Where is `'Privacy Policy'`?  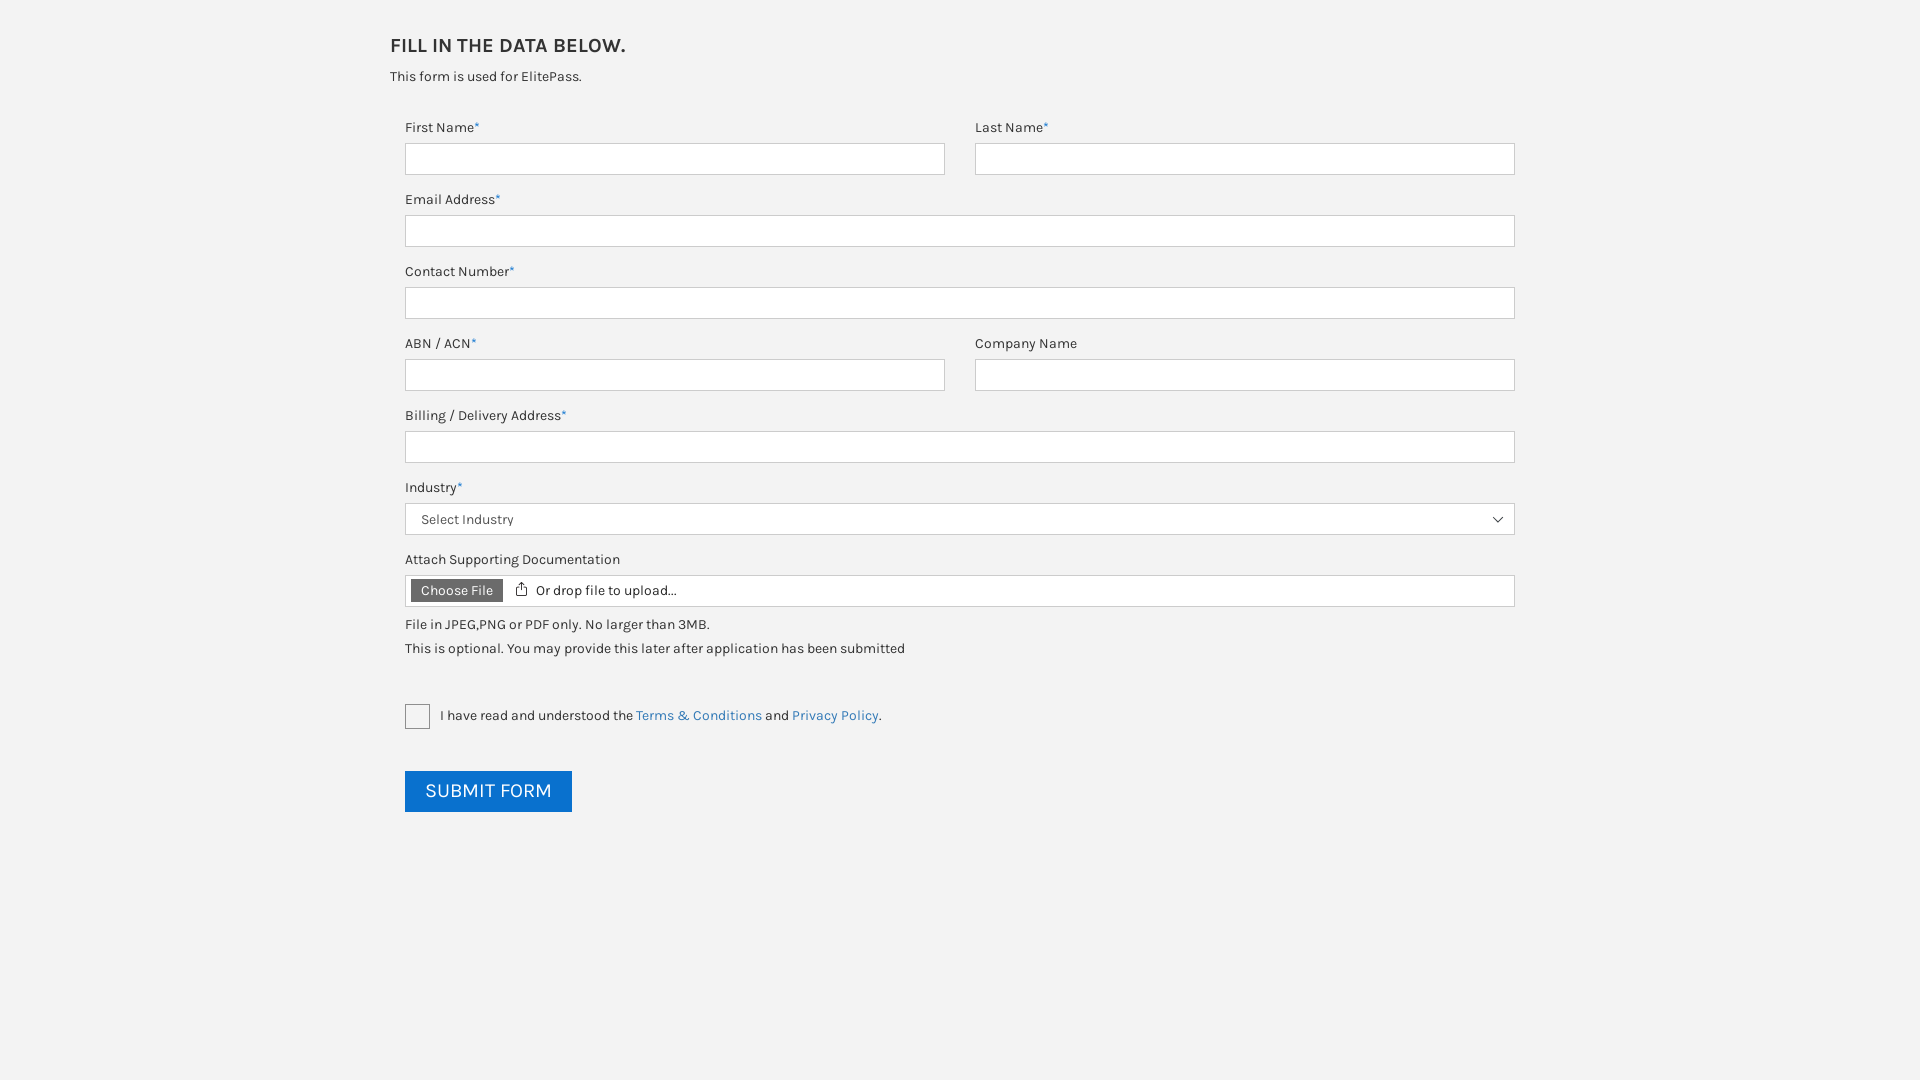
'Privacy Policy' is located at coordinates (835, 714).